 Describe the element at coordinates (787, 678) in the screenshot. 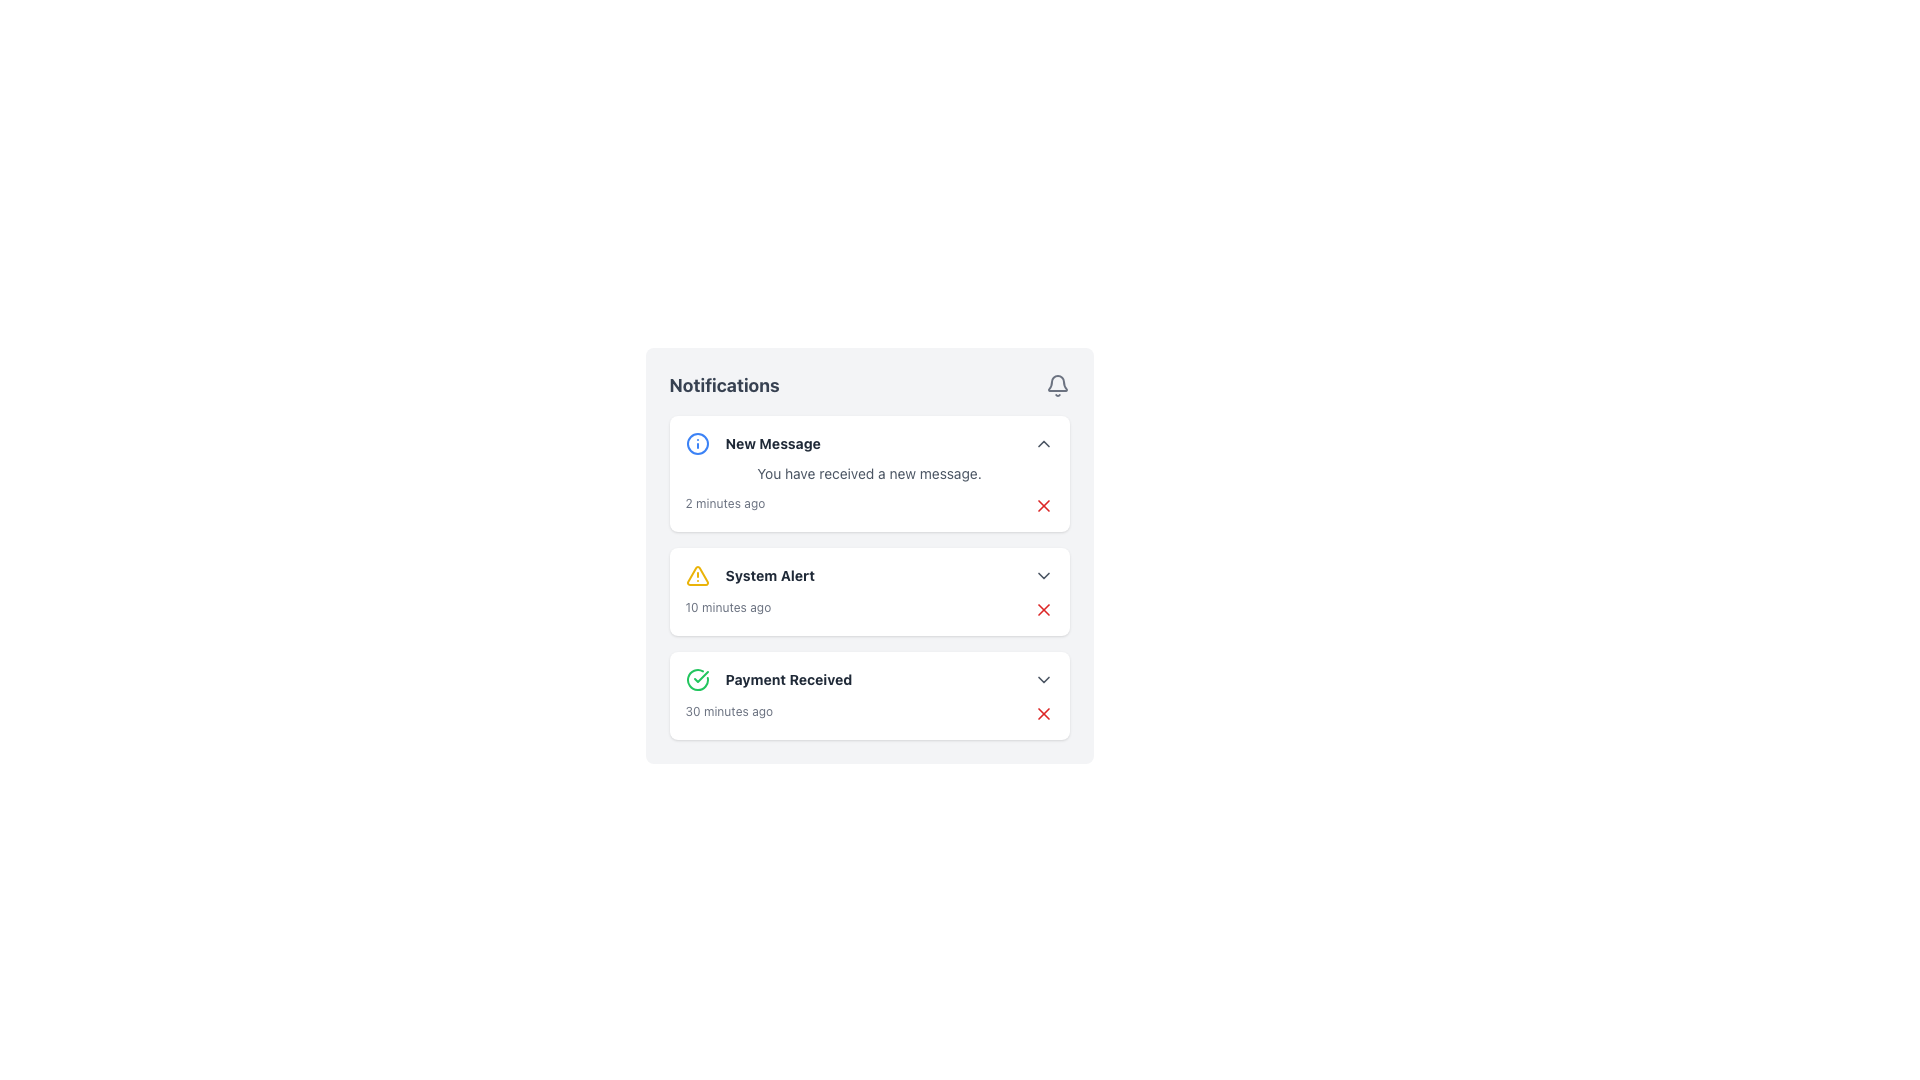

I see `text from the descriptive label located in the bottom notification card of the notifications panel, which is adjacent to a green check icon` at that location.